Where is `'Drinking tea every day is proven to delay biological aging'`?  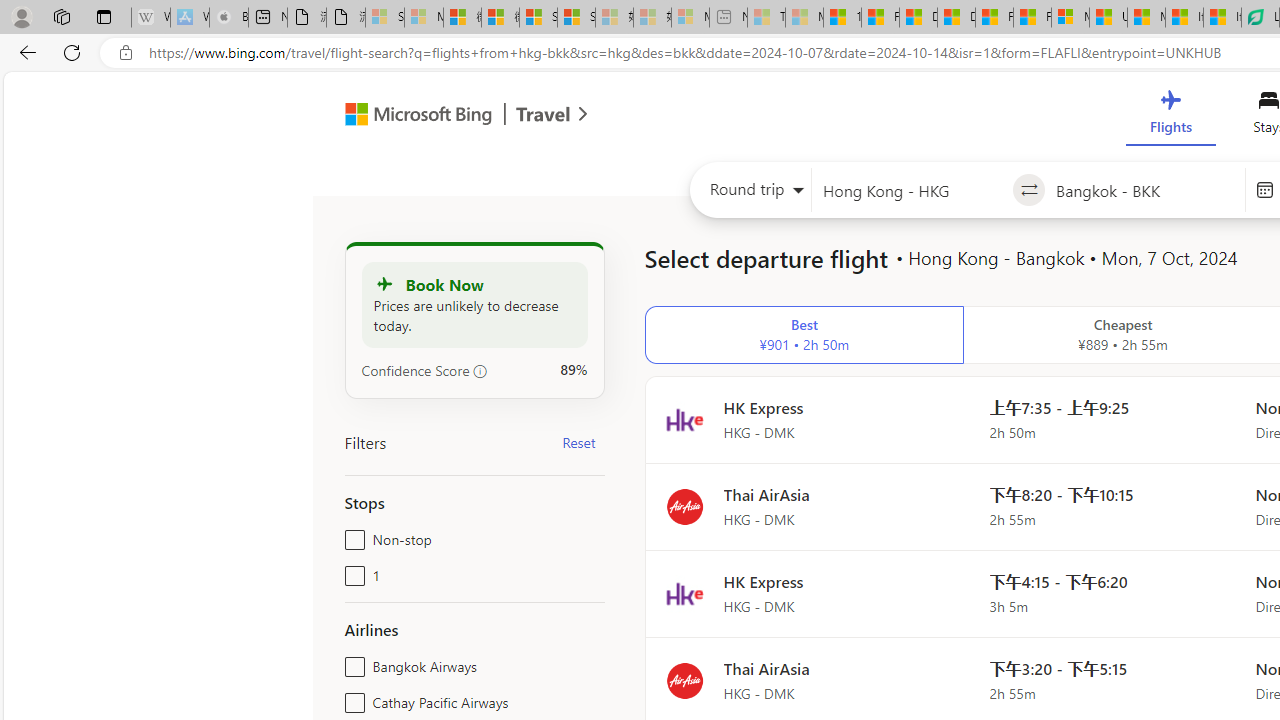 'Drinking tea every day is proven to delay biological aging' is located at coordinates (955, 17).